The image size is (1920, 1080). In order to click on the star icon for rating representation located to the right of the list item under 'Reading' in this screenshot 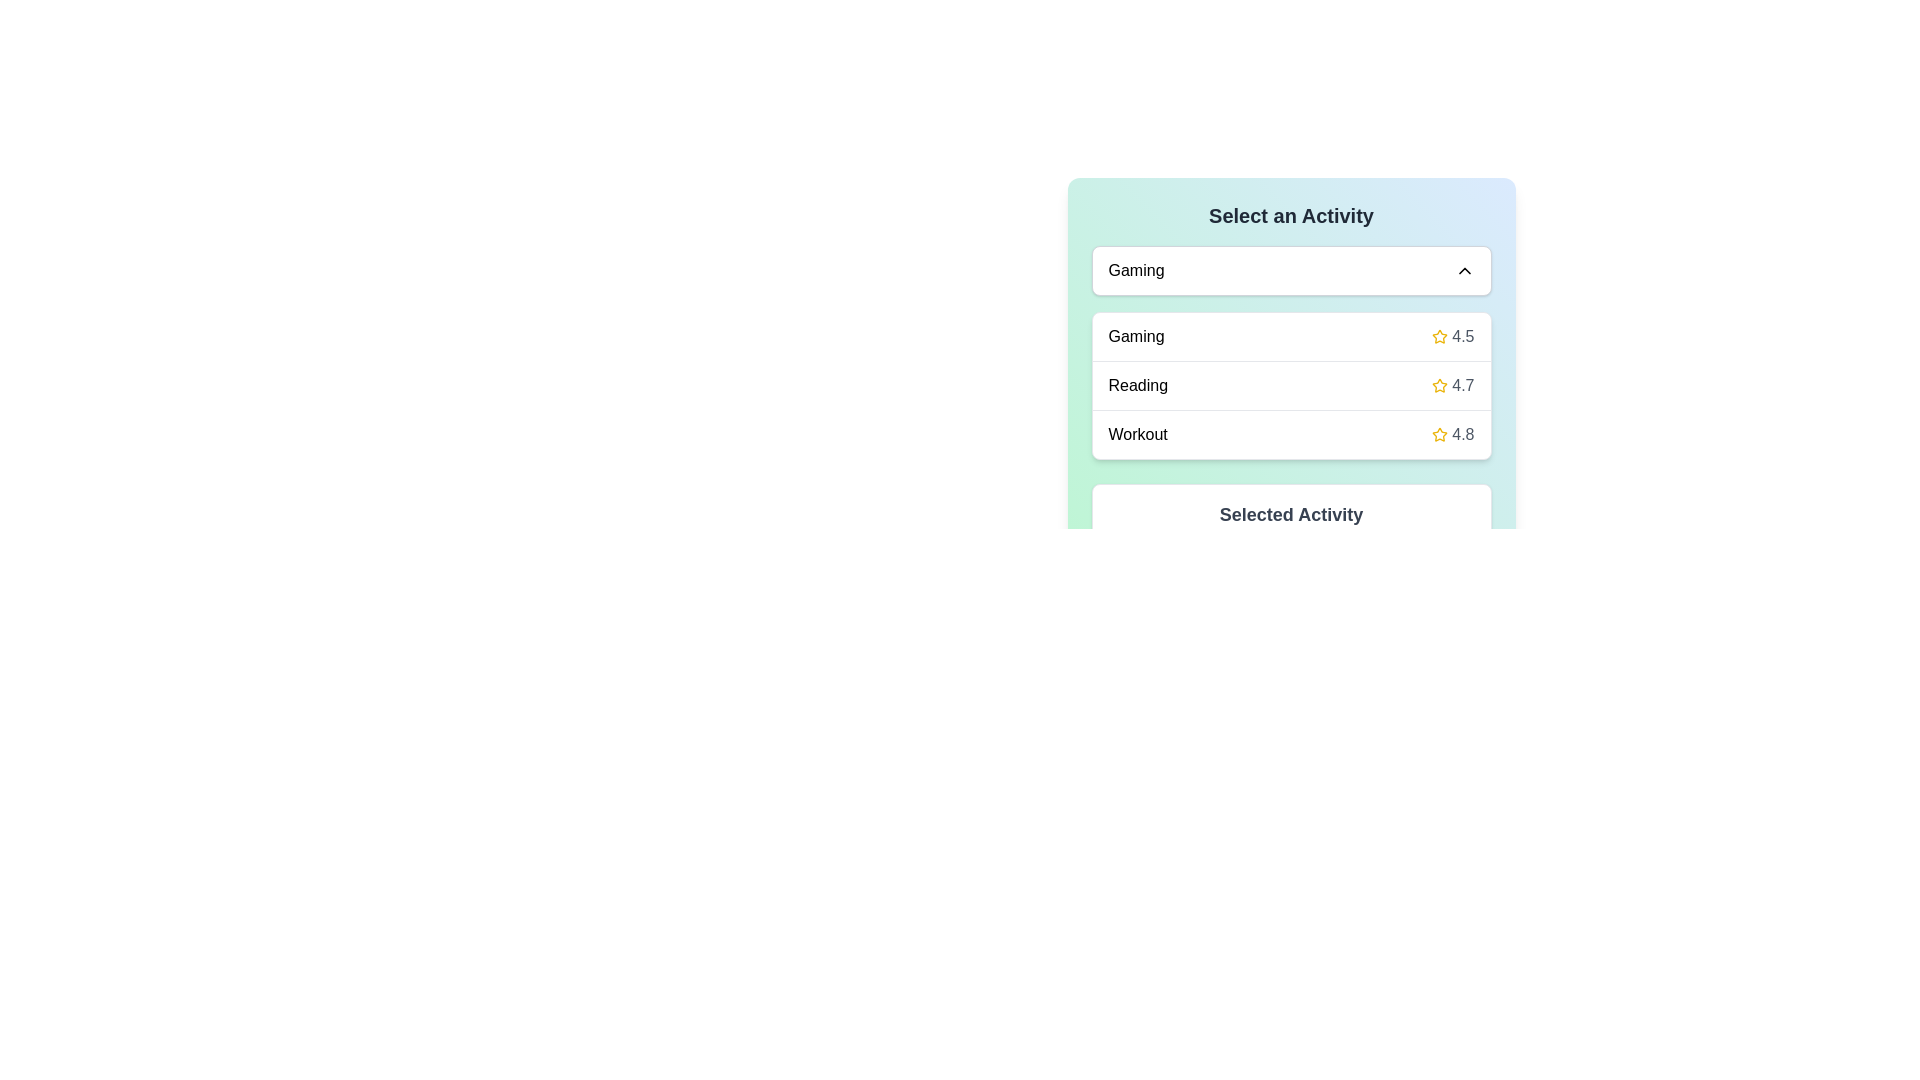, I will do `click(1440, 433)`.